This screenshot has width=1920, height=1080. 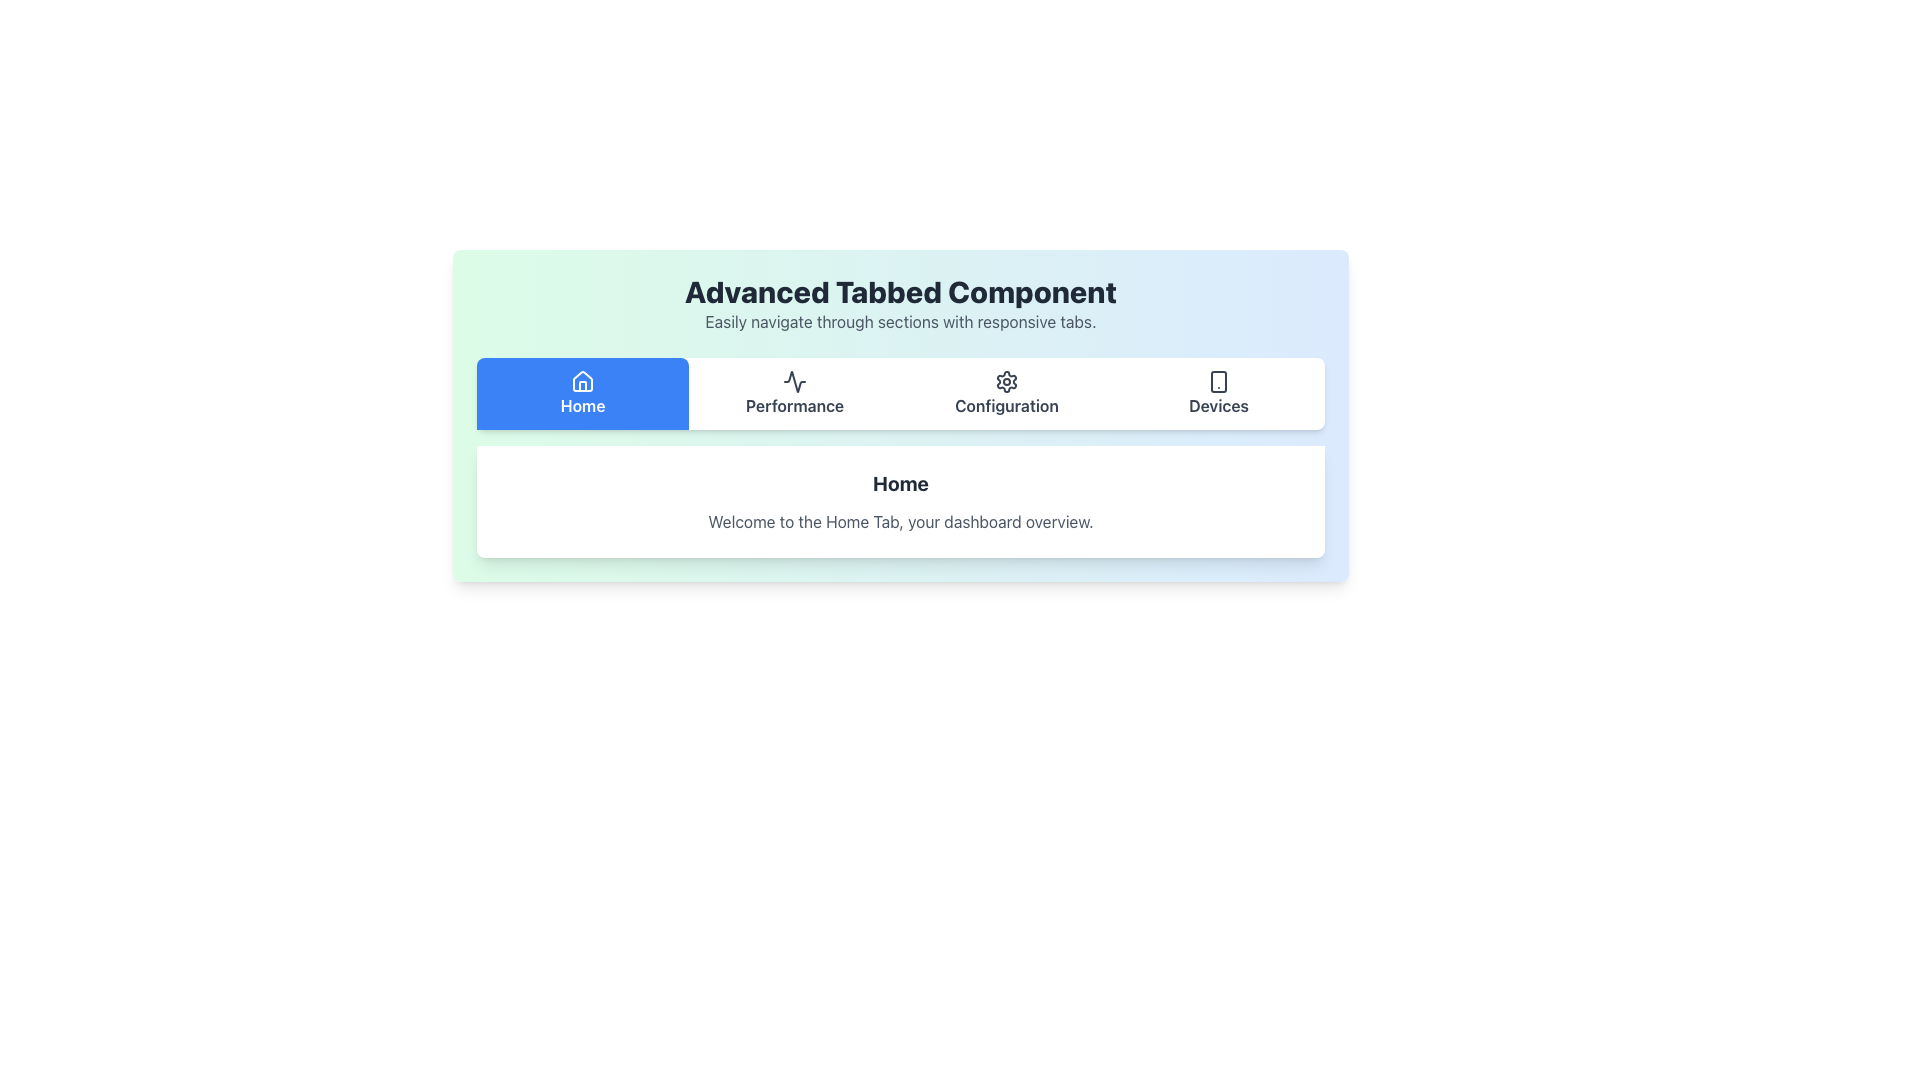 What do you see at coordinates (1218, 393) in the screenshot?
I see `the 'Devices' navigation menu item located at the rightmost end of the header navigation bar` at bounding box center [1218, 393].